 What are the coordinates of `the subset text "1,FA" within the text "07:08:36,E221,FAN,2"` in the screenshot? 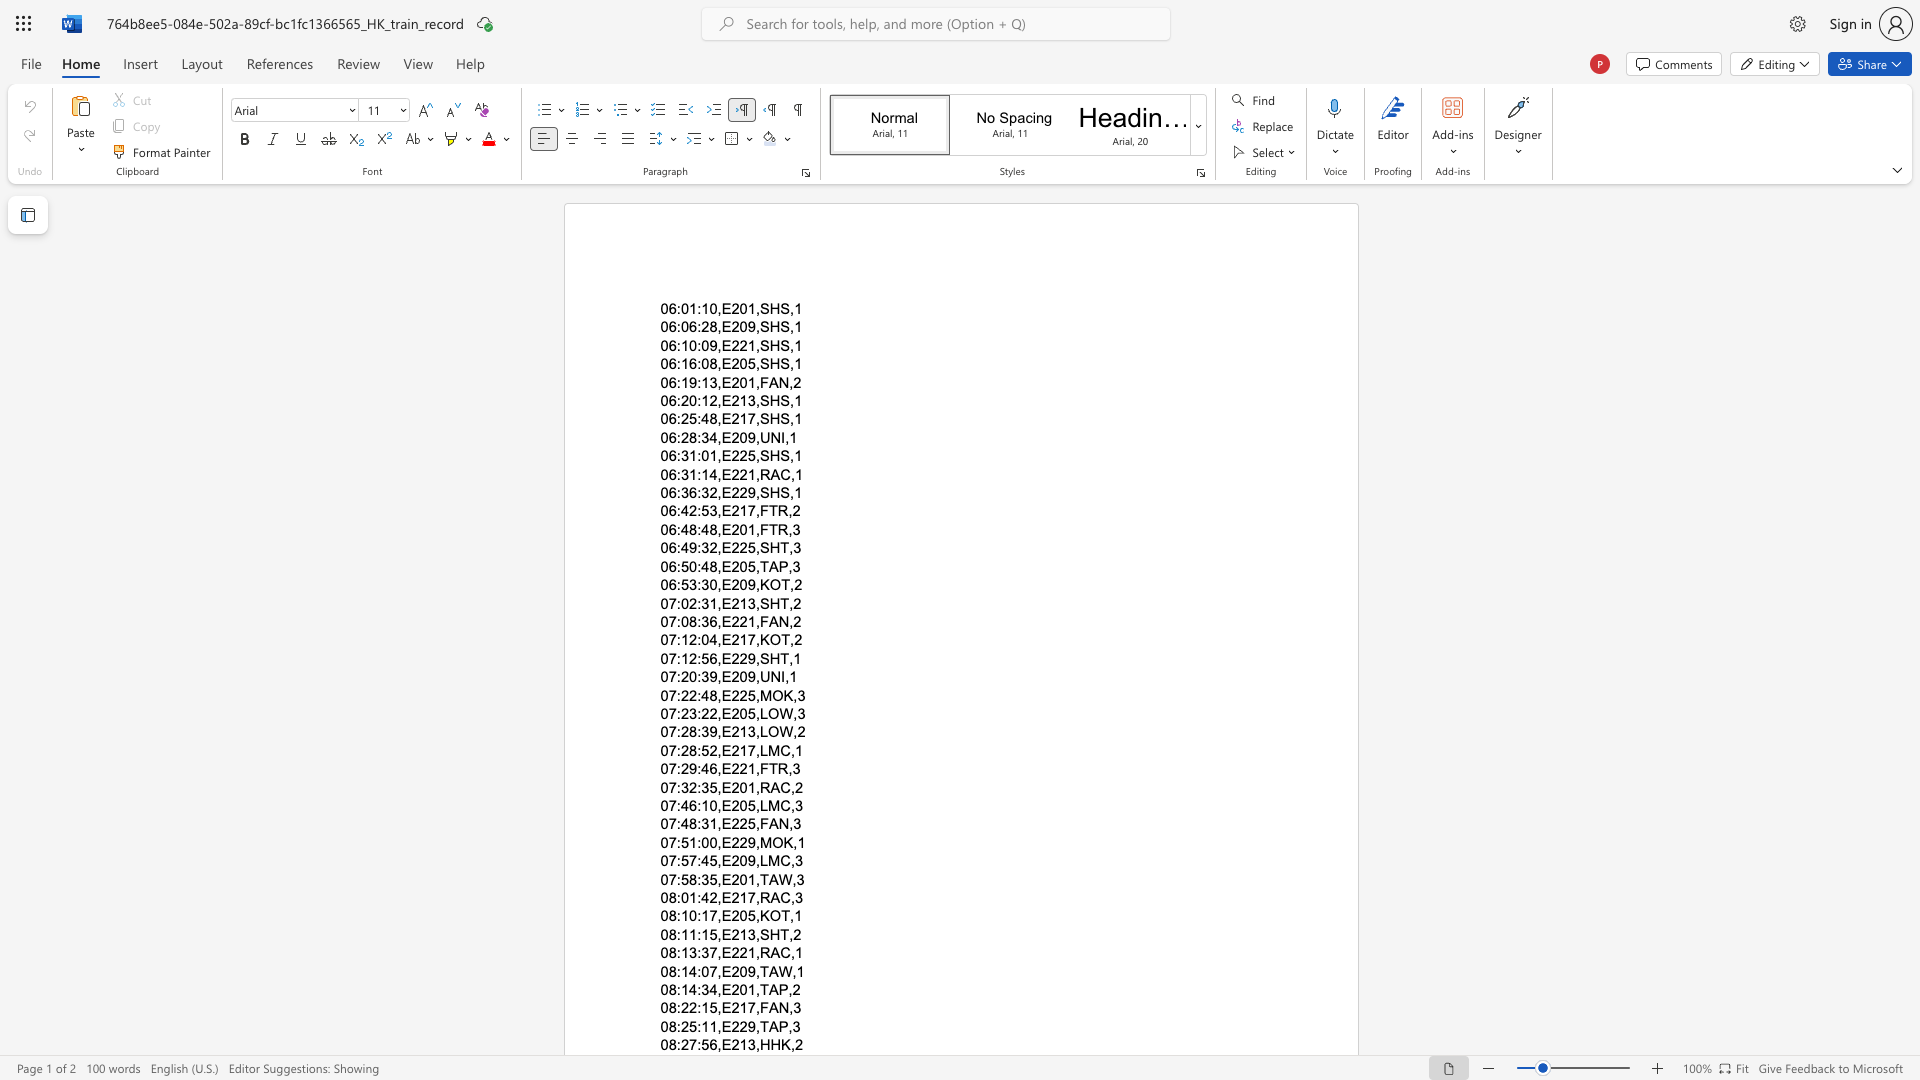 It's located at (746, 620).